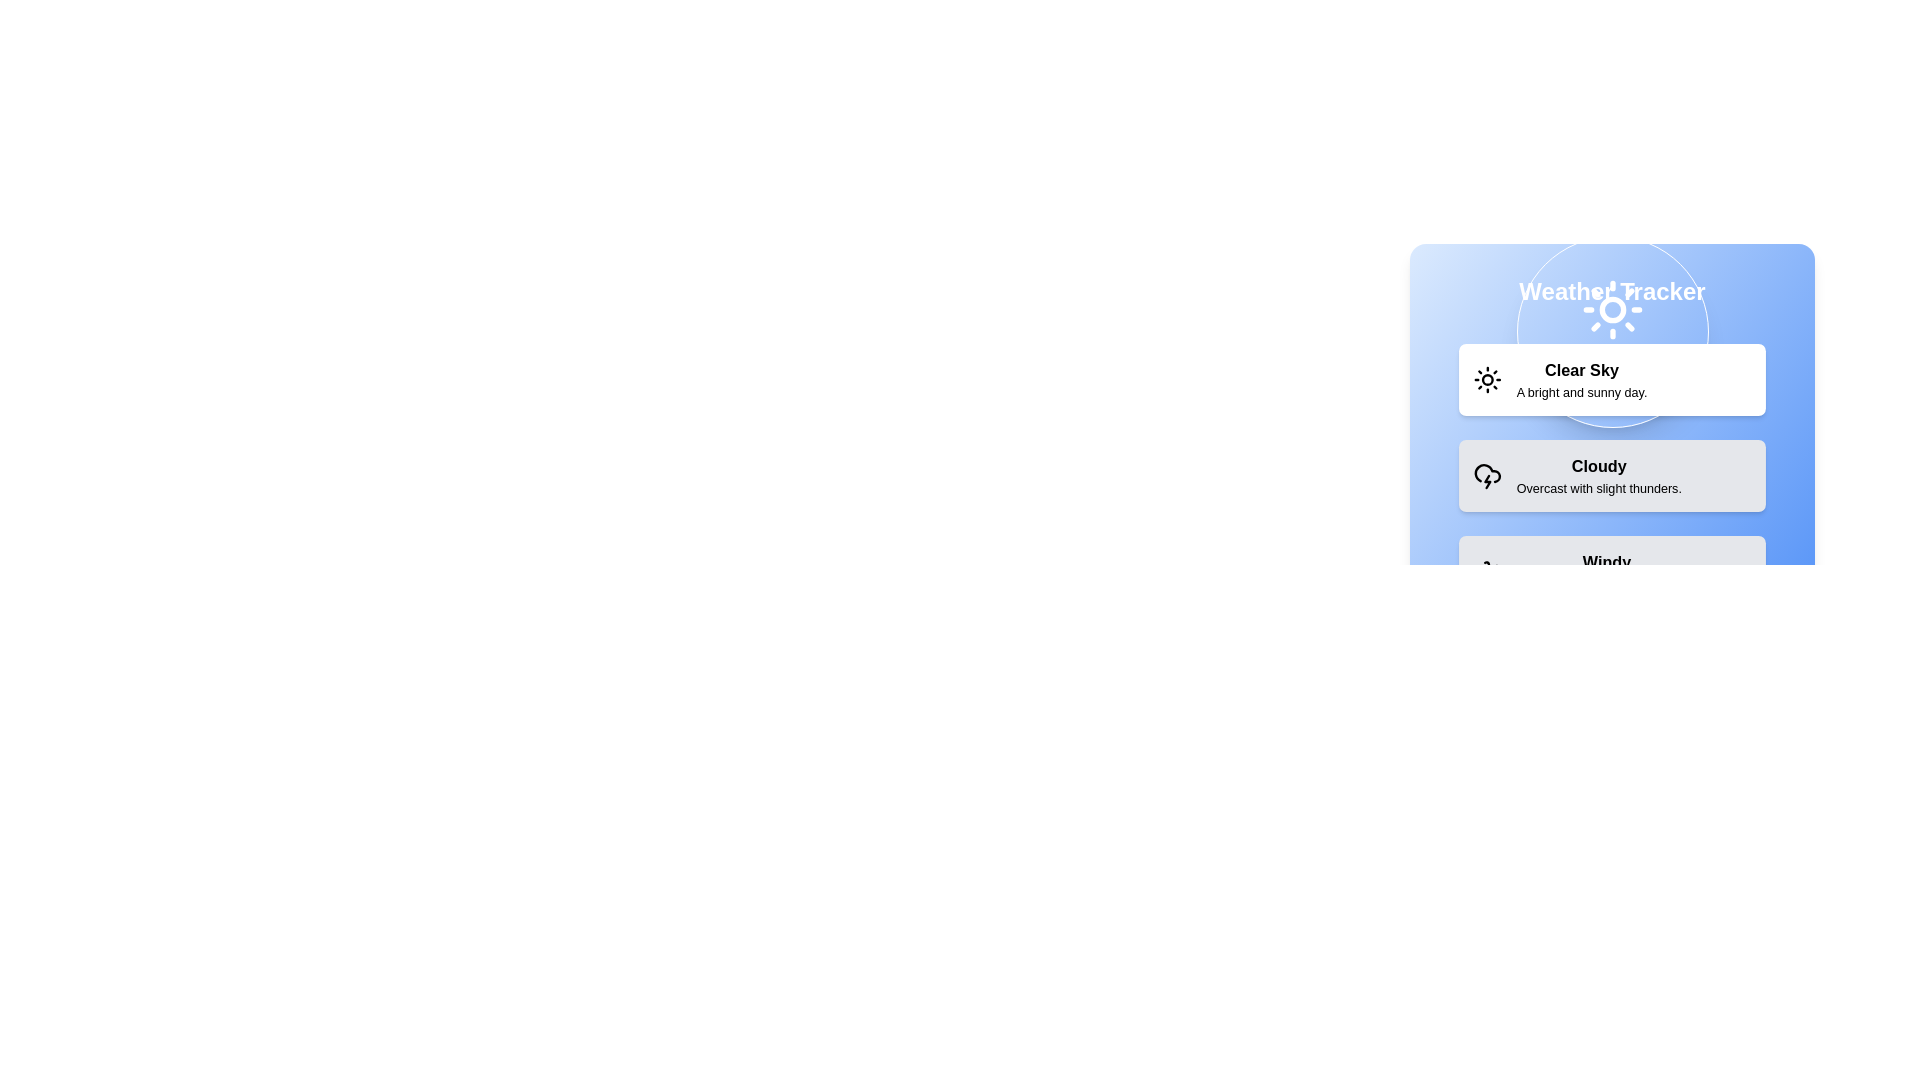  I want to click on the first circular informational display indicating clear skies in the blue-themed weather interface, so click(1612, 330).